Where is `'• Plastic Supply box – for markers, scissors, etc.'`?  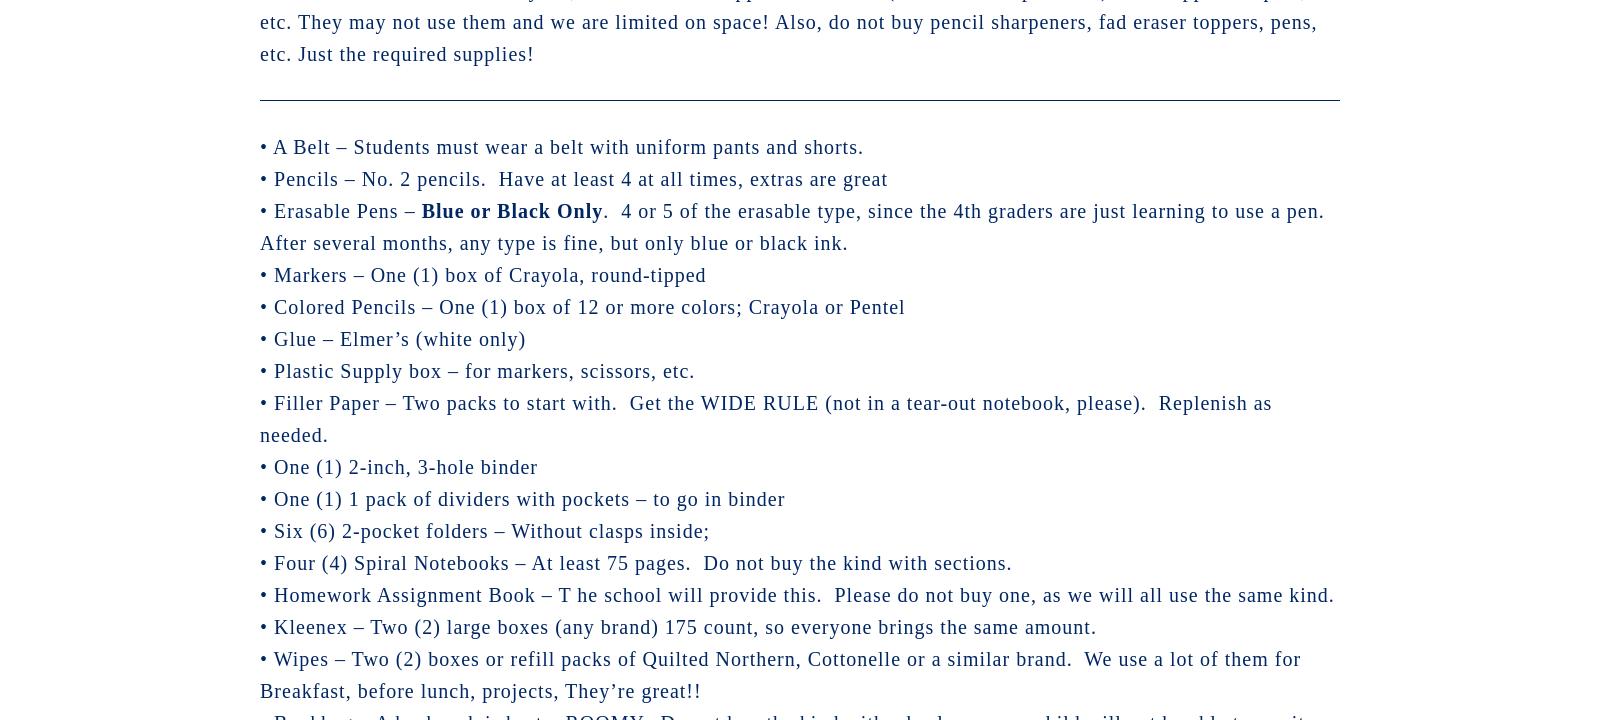 '• Plastic Supply box – for markers, scissors, etc.' is located at coordinates (476, 370).